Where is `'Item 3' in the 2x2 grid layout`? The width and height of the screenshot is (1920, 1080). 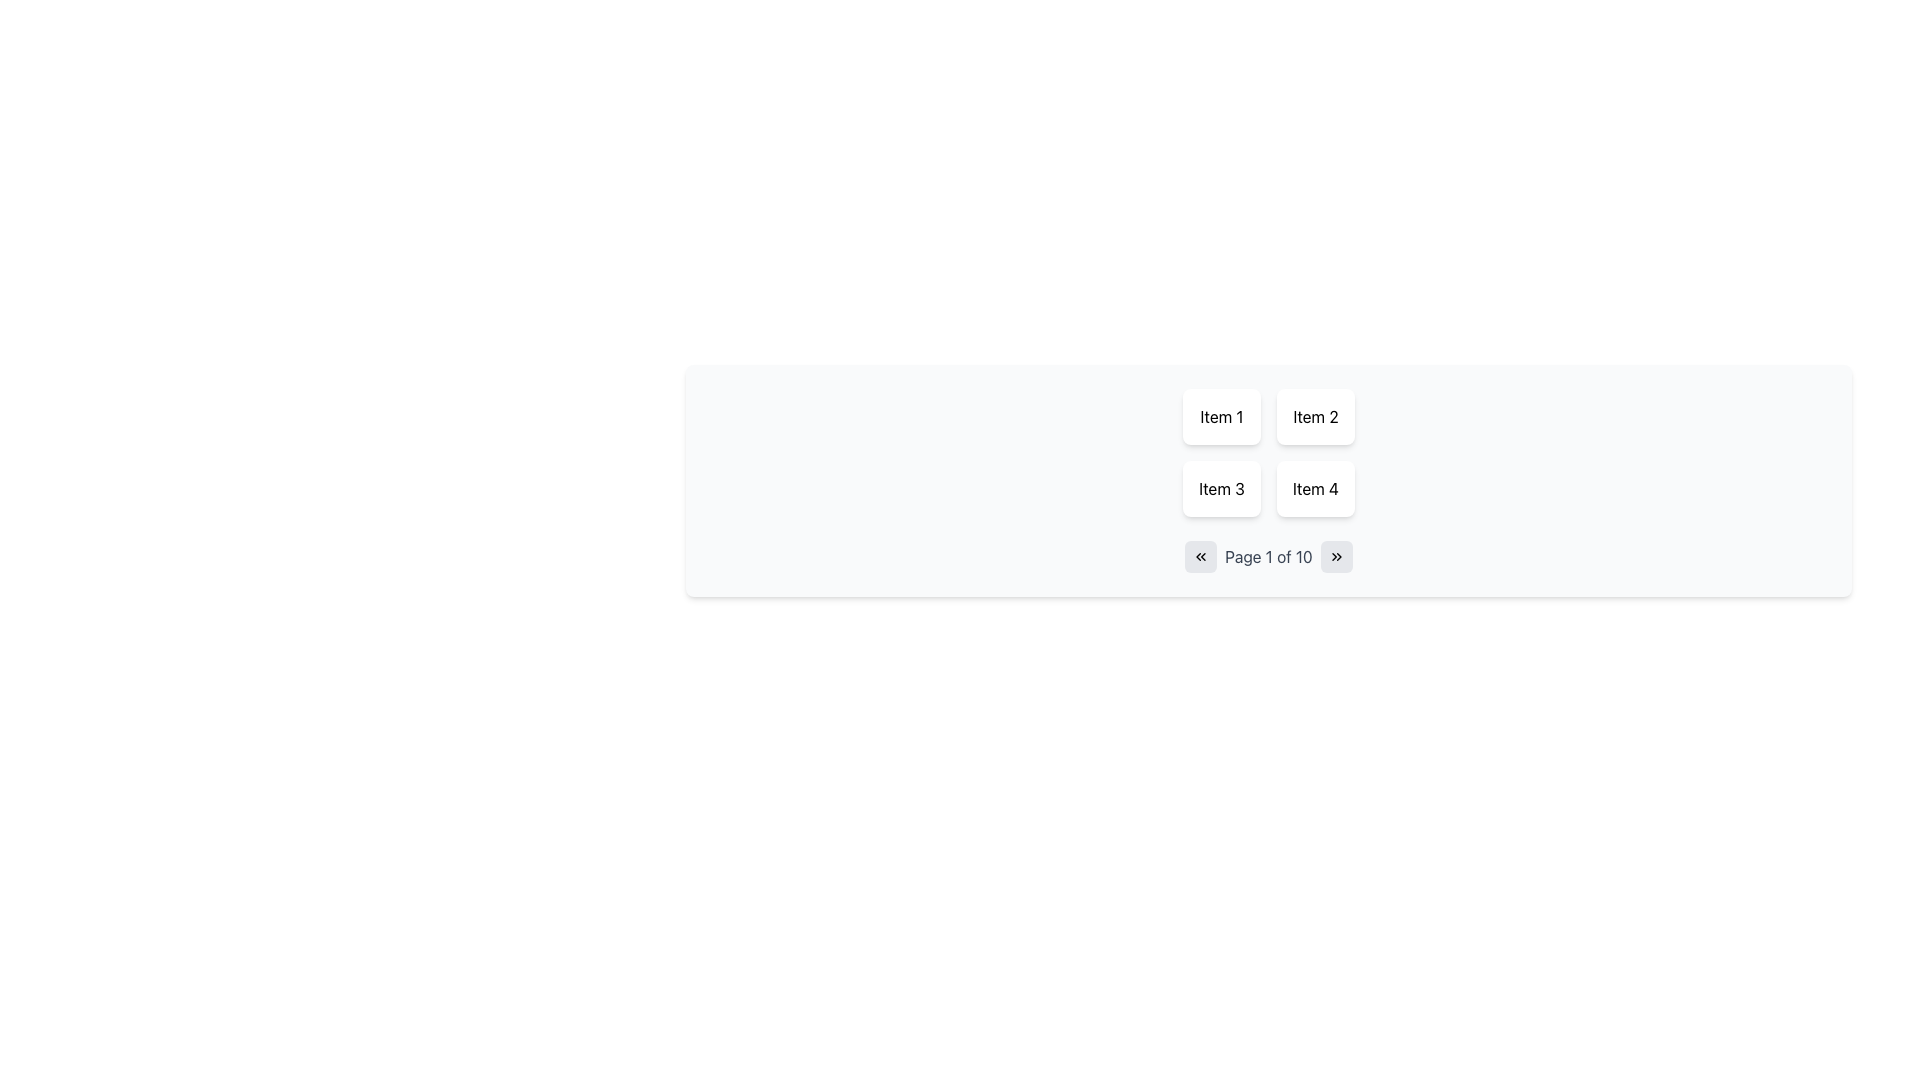
'Item 3' in the 2x2 grid layout is located at coordinates (1267, 452).